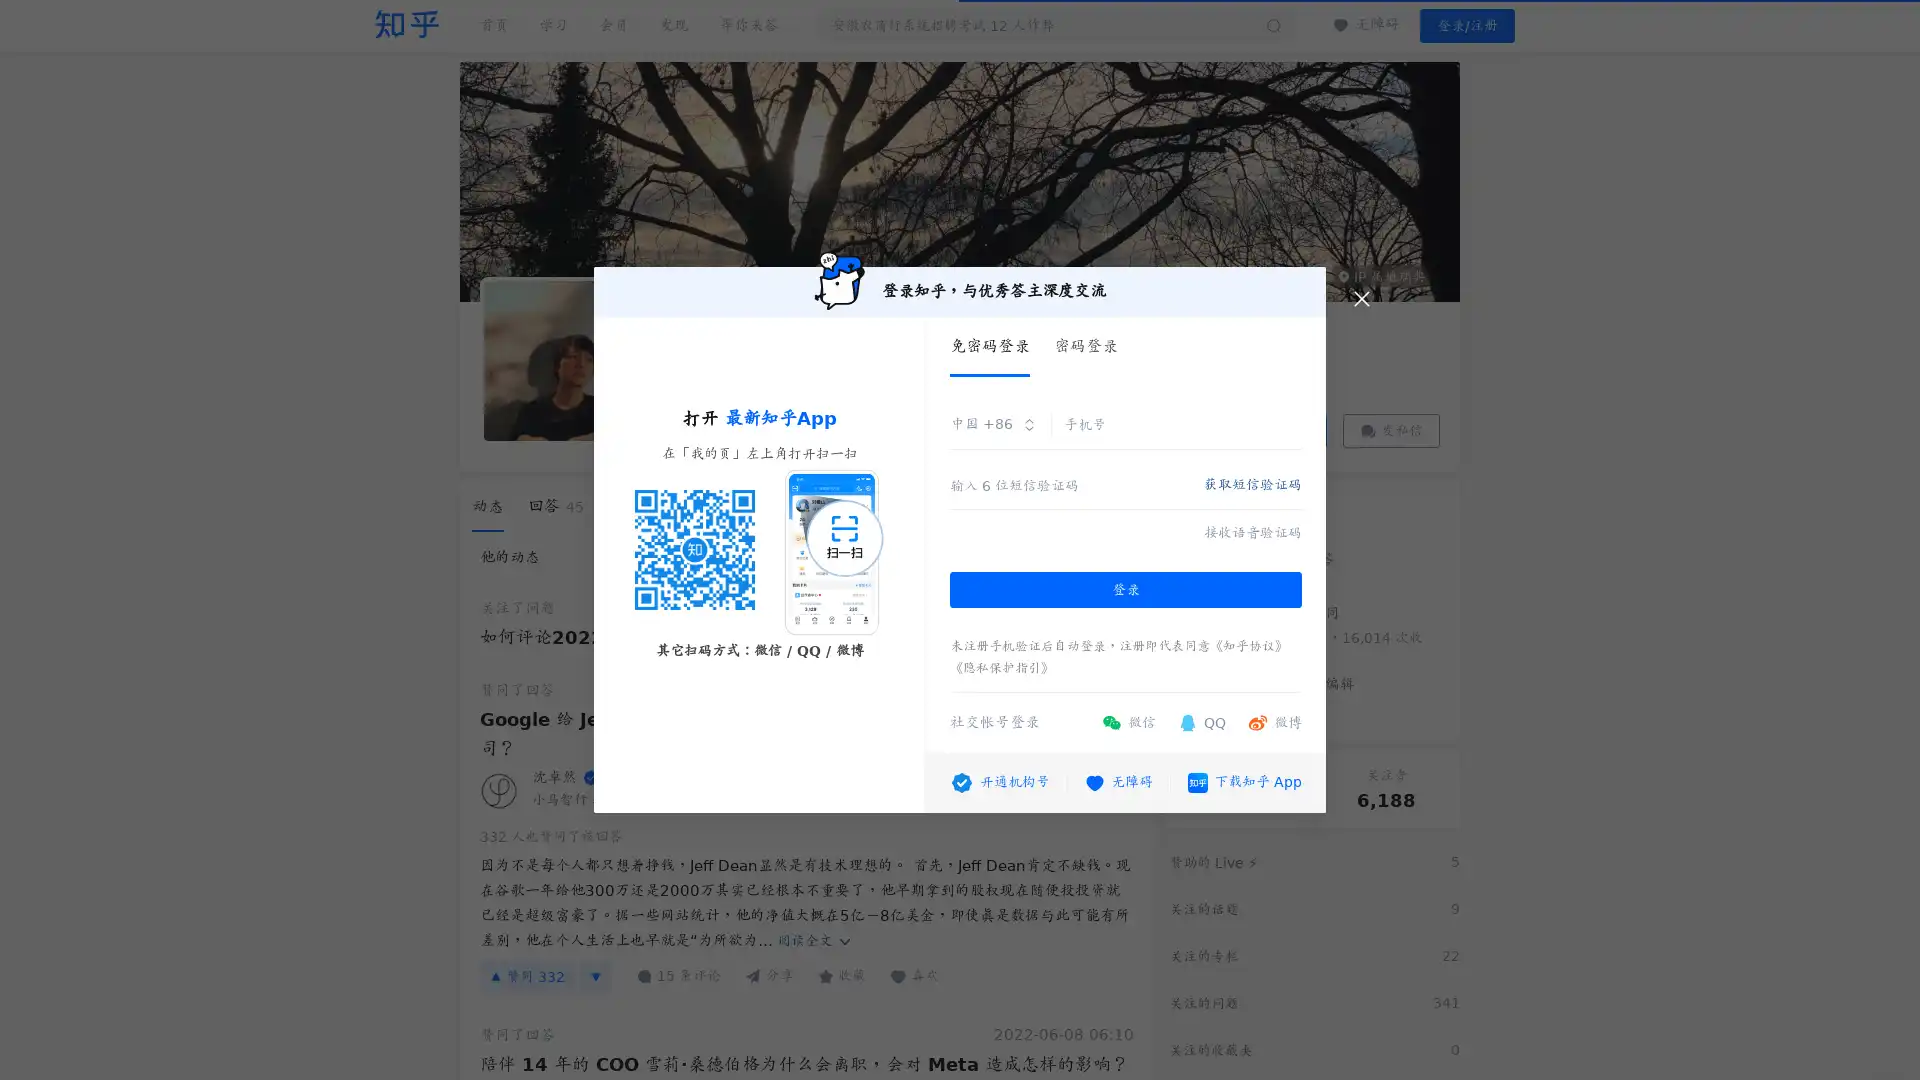 The height and width of the screenshot is (1080, 1920). Describe the element at coordinates (551, 835) in the screenshot. I see `332` at that location.